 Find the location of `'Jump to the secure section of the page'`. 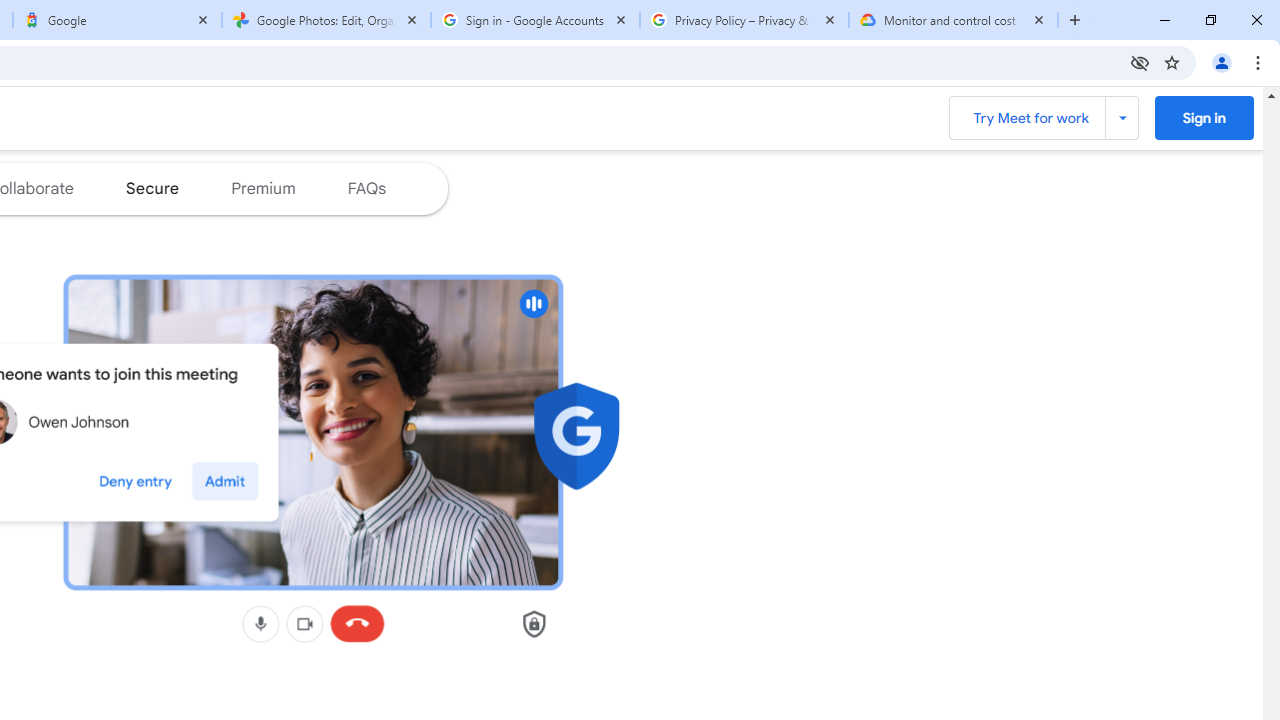

'Jump to the secure section of the page' is located at coordinates (151, 189).